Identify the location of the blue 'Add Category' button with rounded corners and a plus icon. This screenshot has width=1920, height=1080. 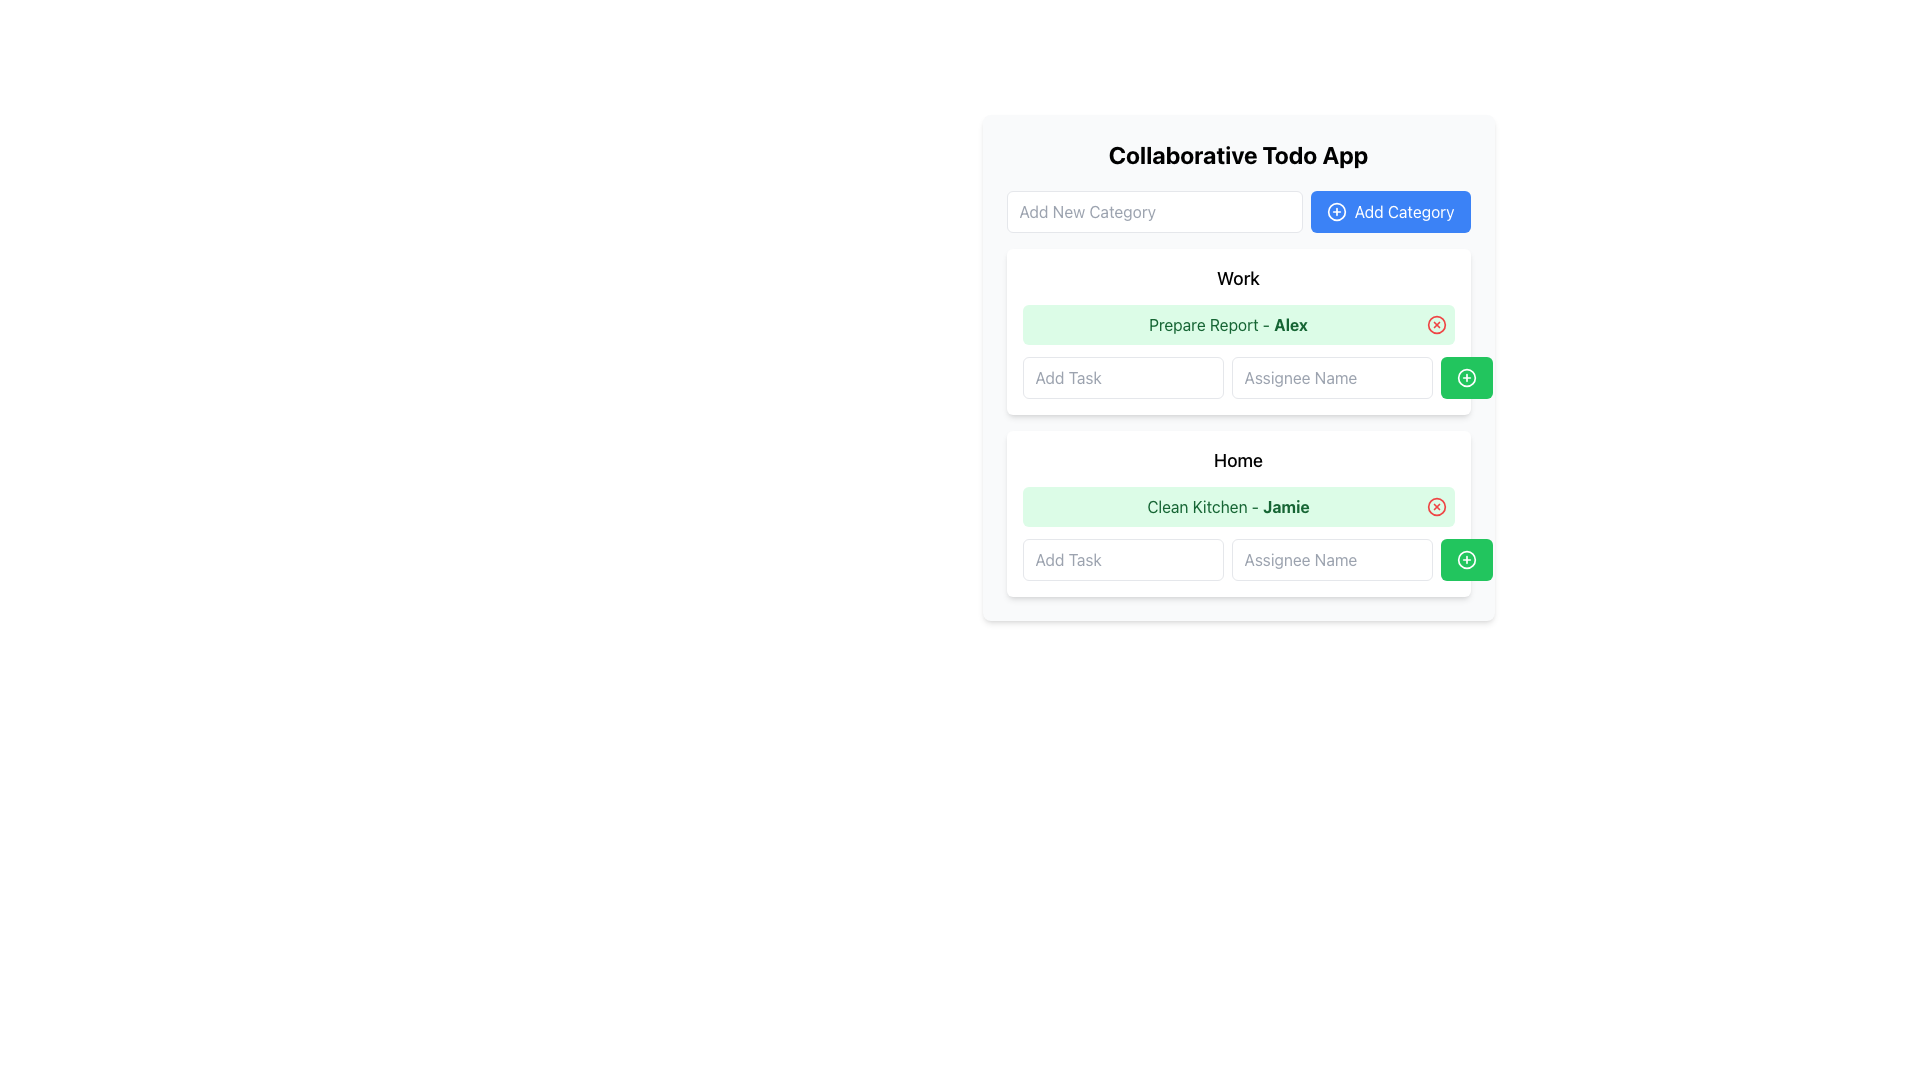
(1389, 212).